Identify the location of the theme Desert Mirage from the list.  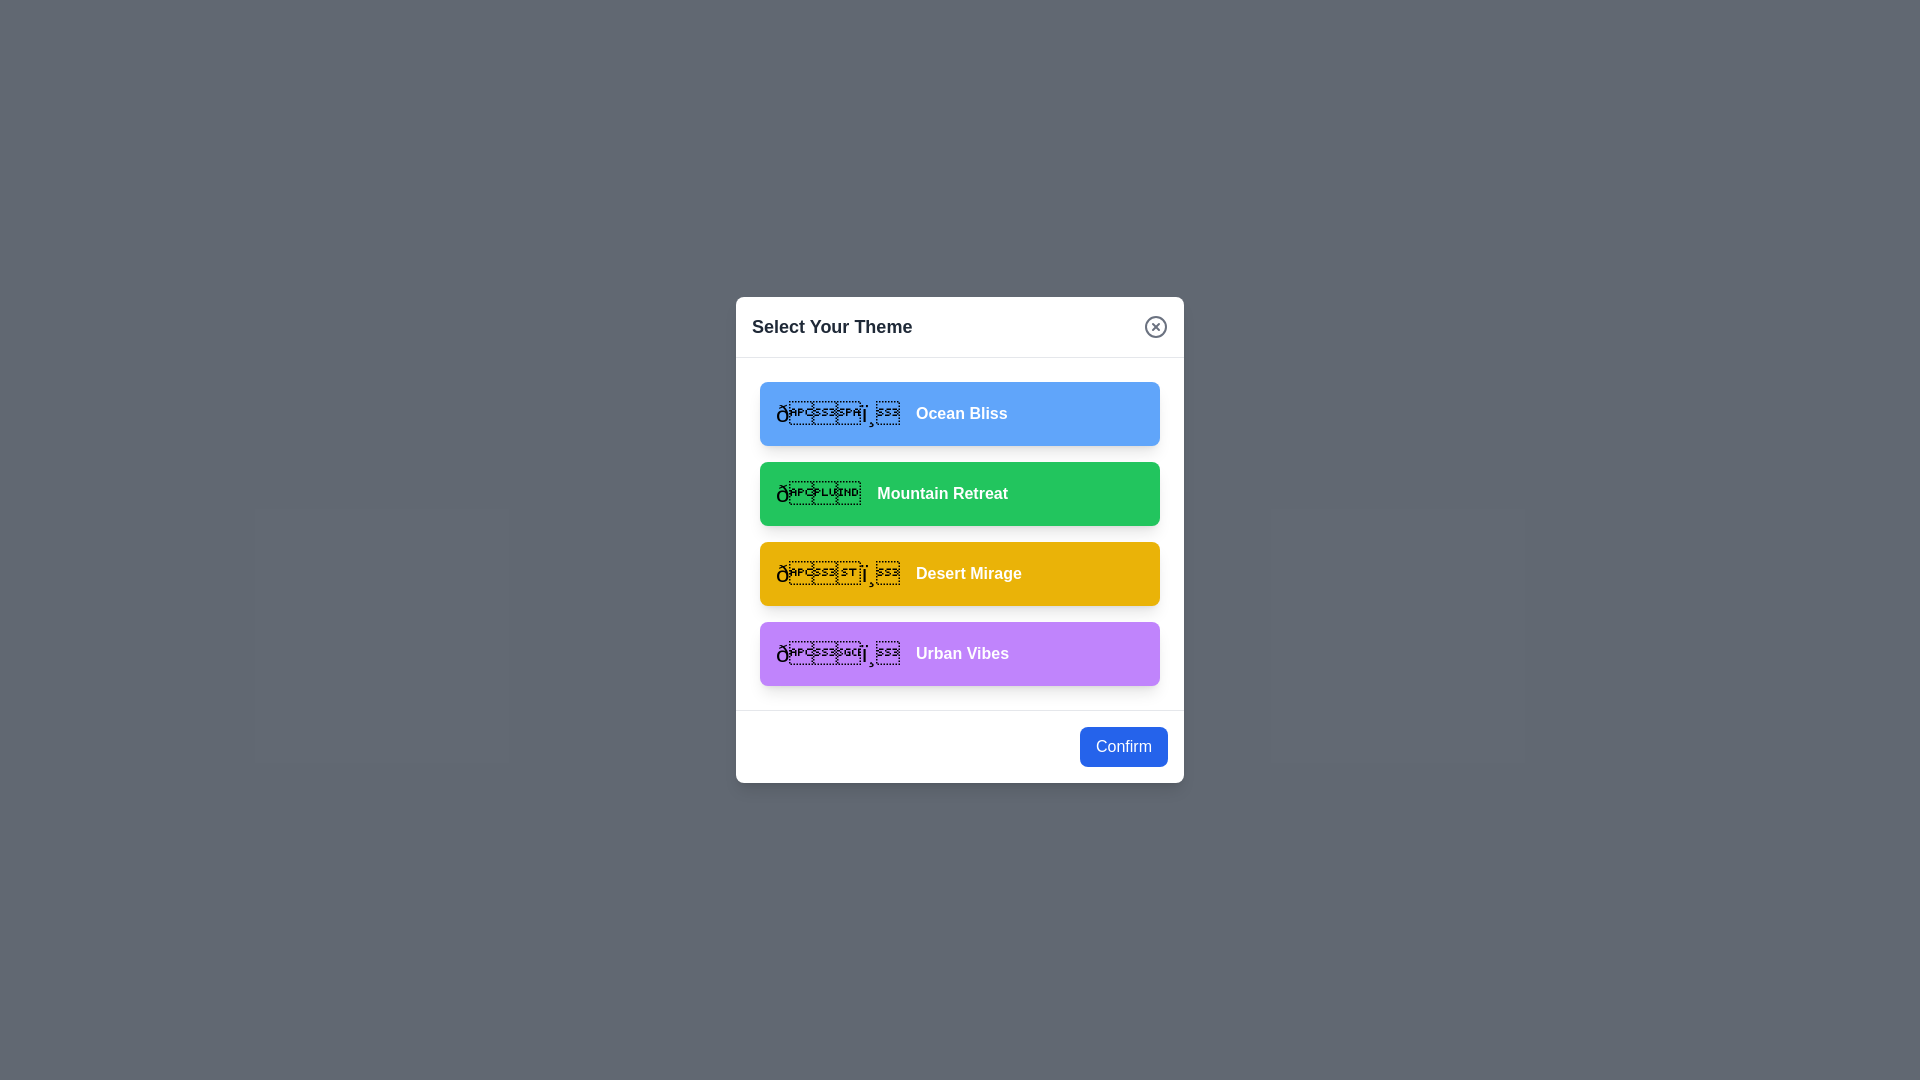
(960, 574).